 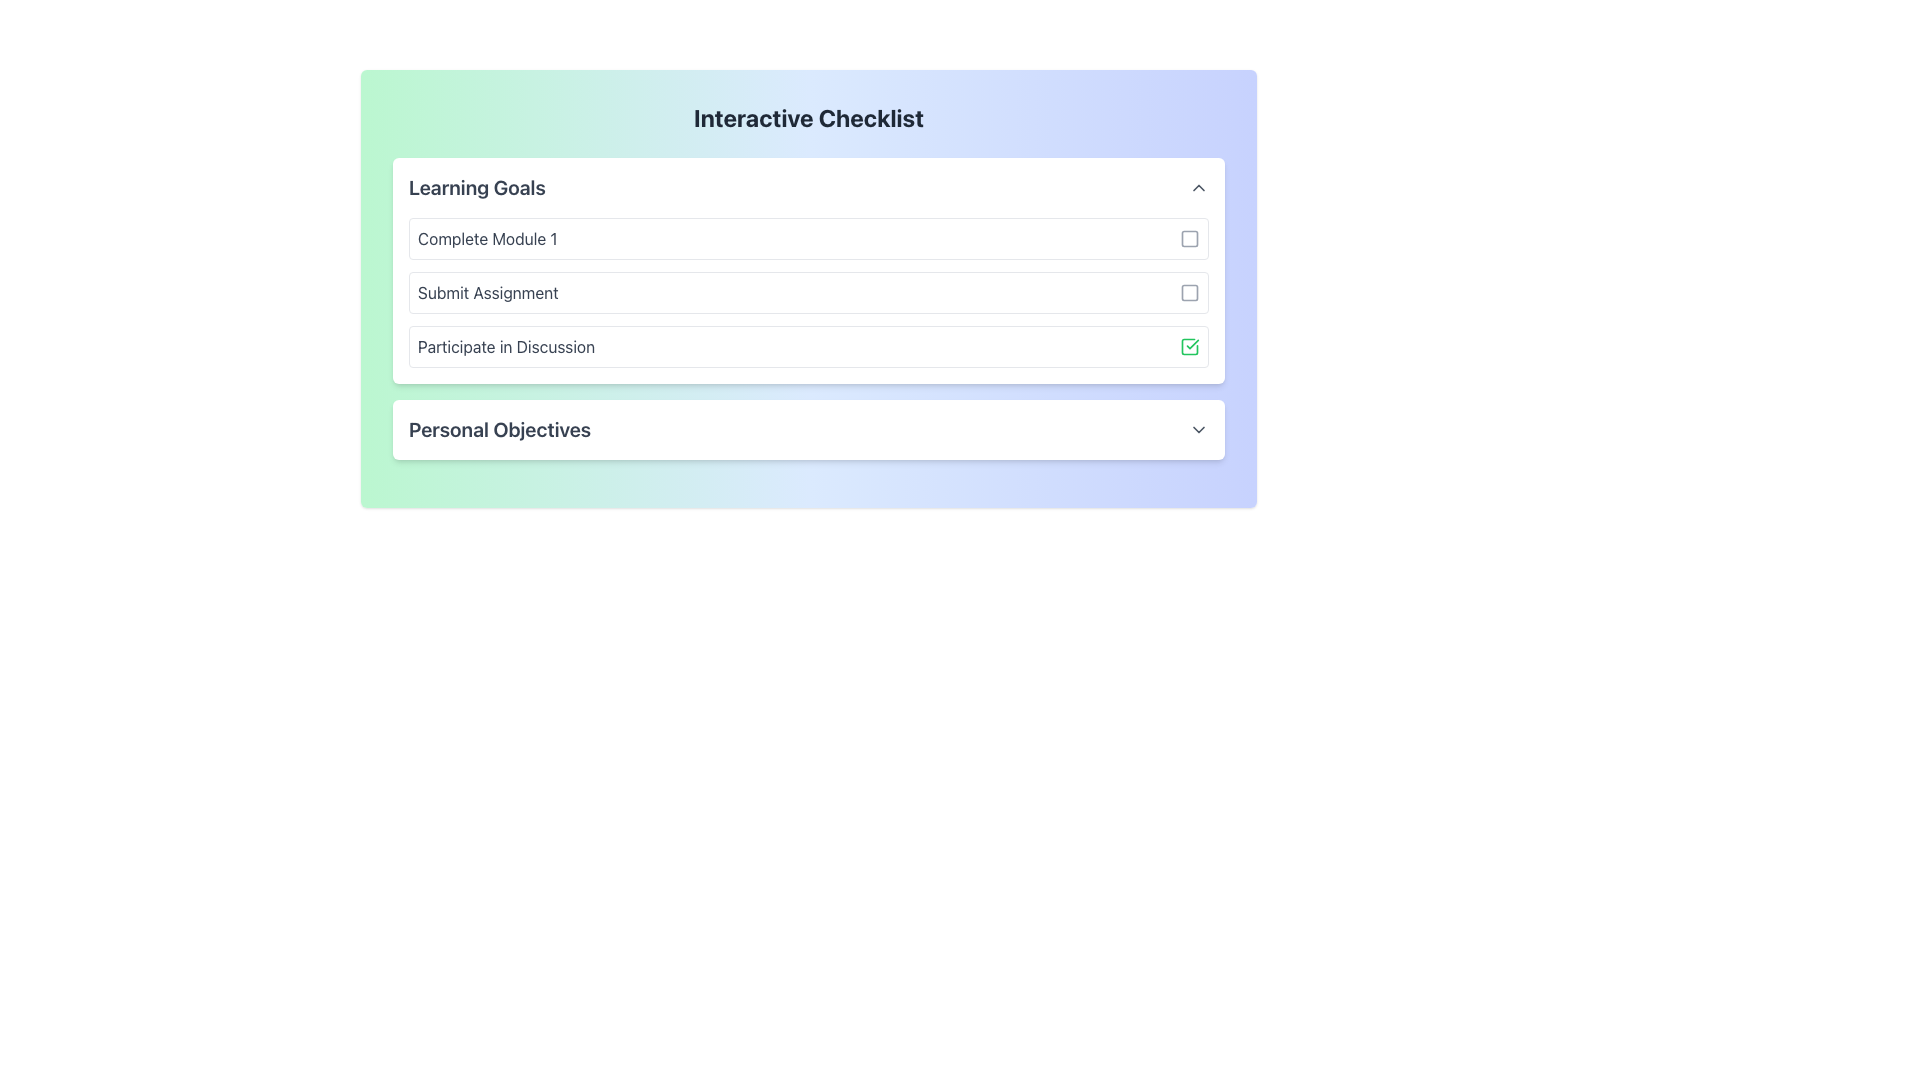 What do you see at coordinates (1190, 293) in the screenshot?
I see `the checkbox located at the far right of the 'Submit Assignment' row` at bounding box center [1190, 293].